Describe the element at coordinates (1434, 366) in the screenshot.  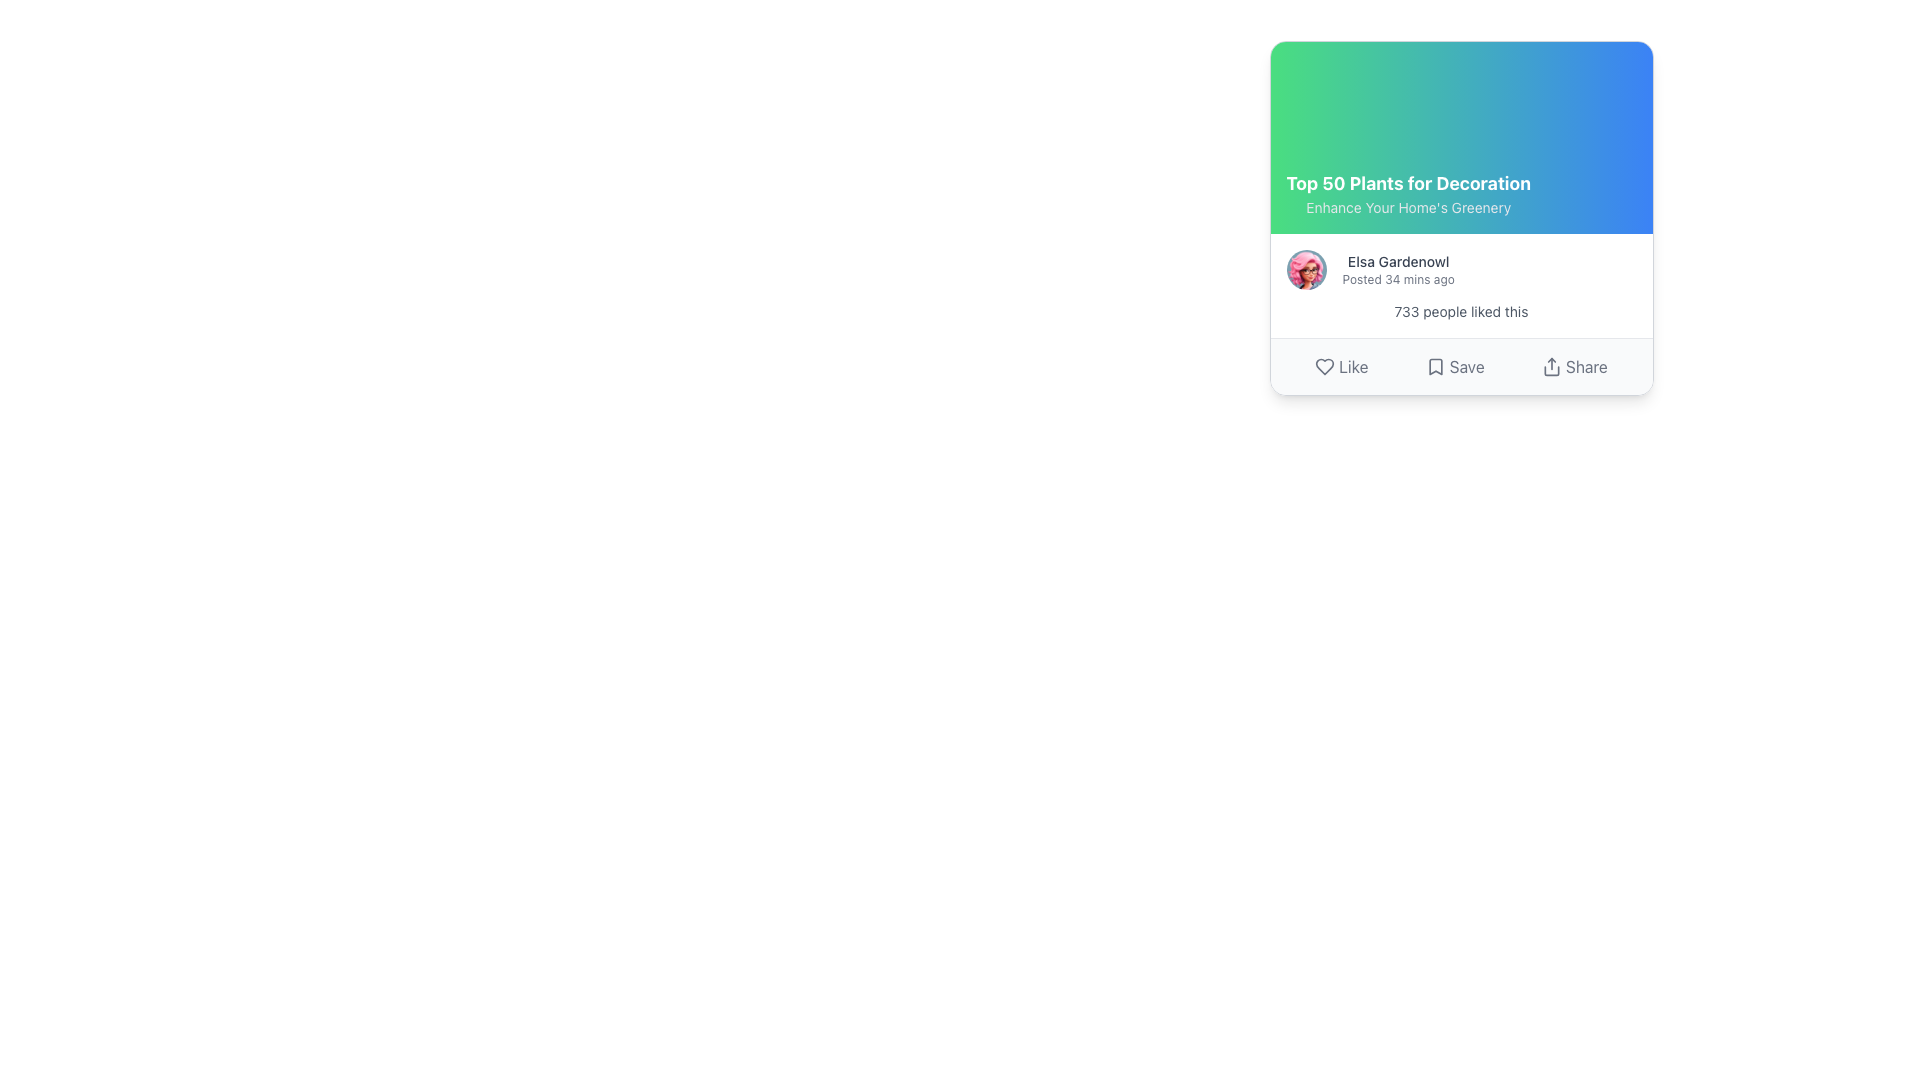
I see `the bookmark icon located between the 'Like' and 'Share' buttons in the user profile section` at that location.